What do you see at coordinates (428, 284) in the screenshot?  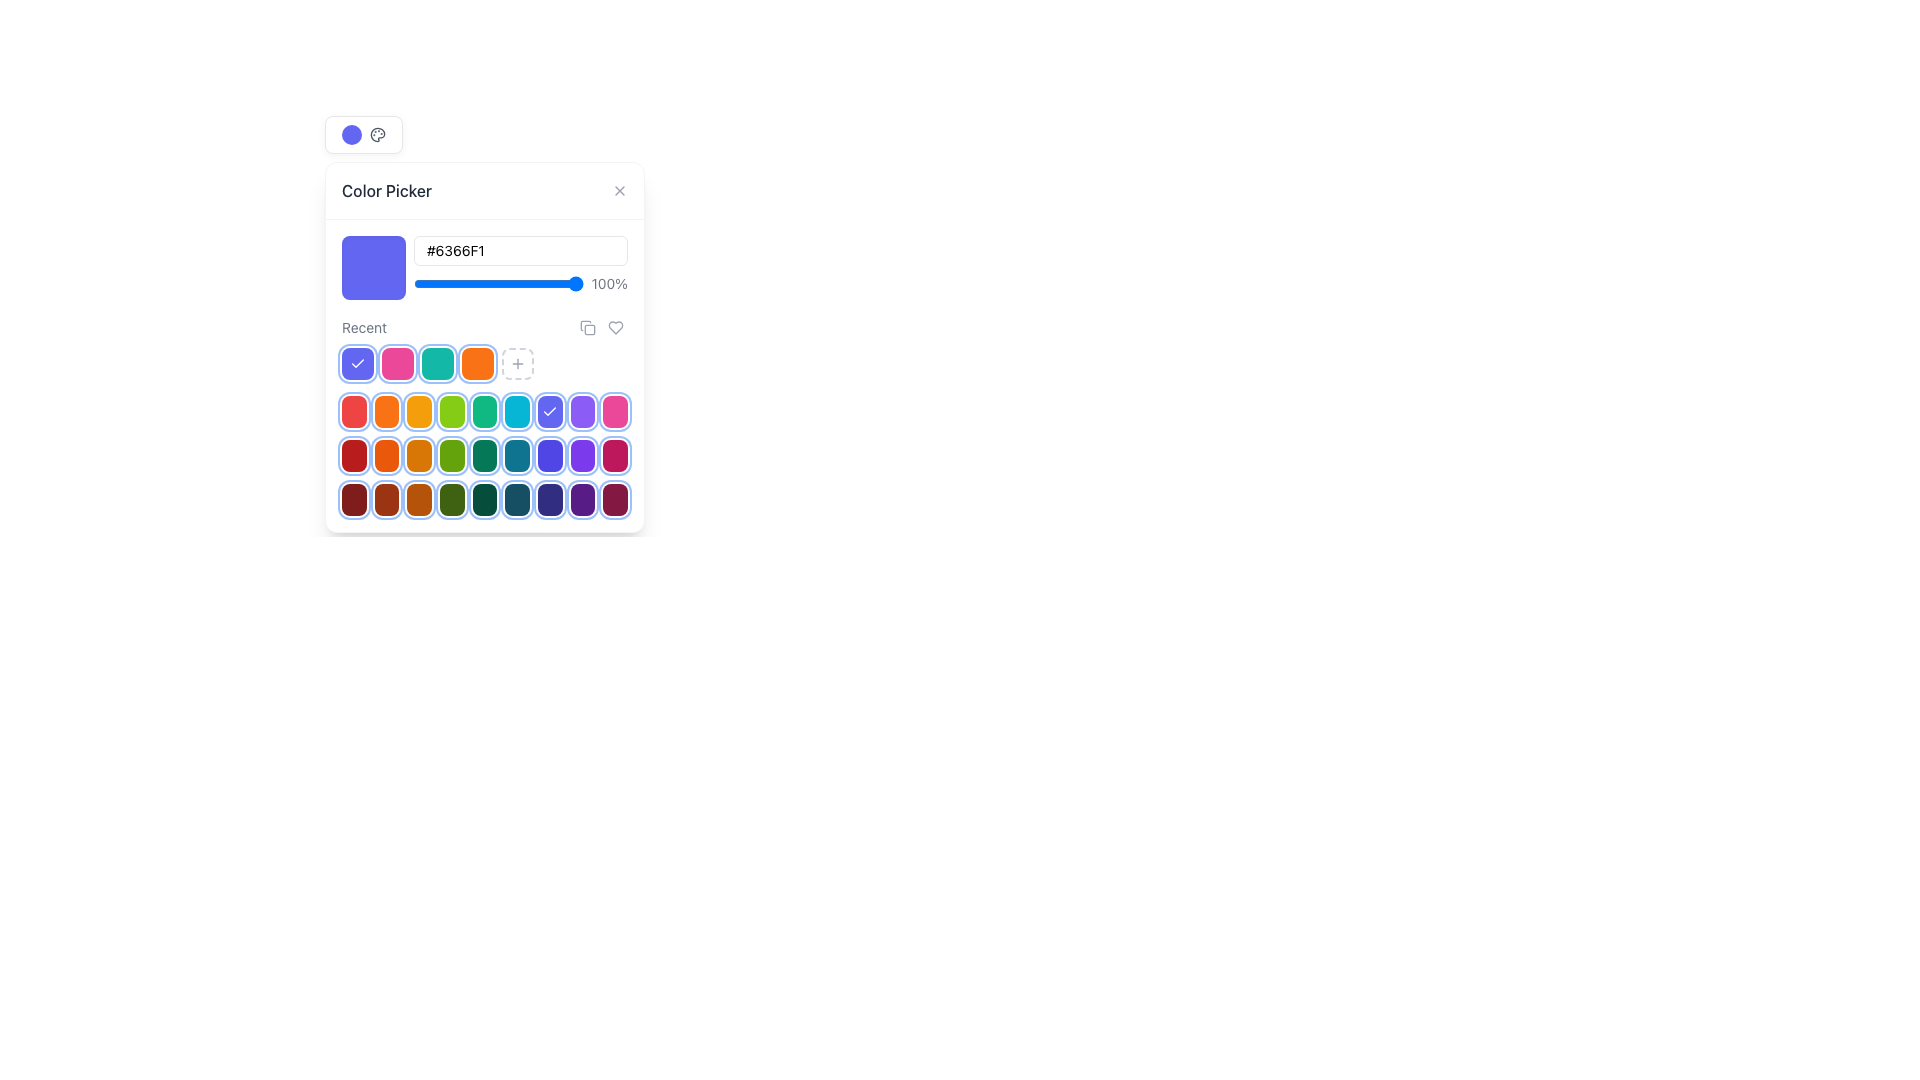 I see `the slider value` at bounding box center [428, 284].